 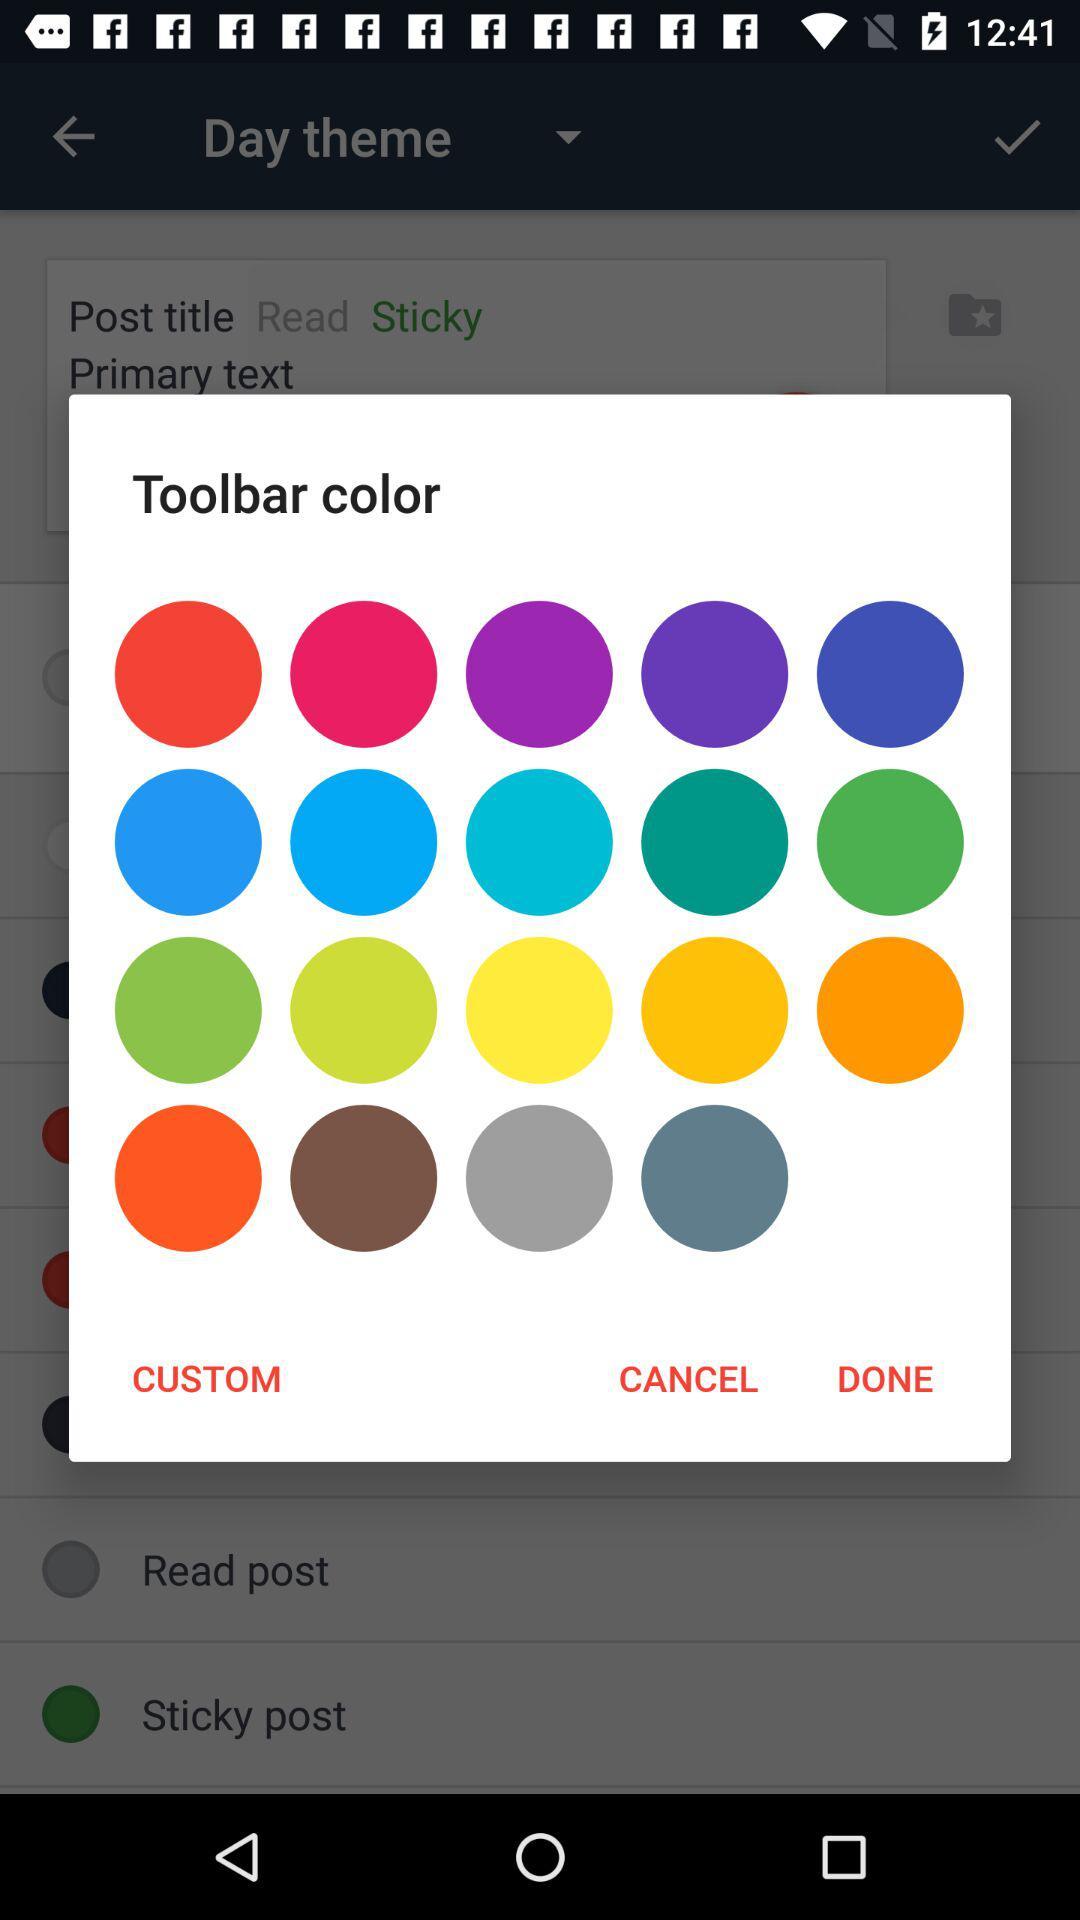 I want to click on the icon above custom icon, so click(x=363, y=1178).